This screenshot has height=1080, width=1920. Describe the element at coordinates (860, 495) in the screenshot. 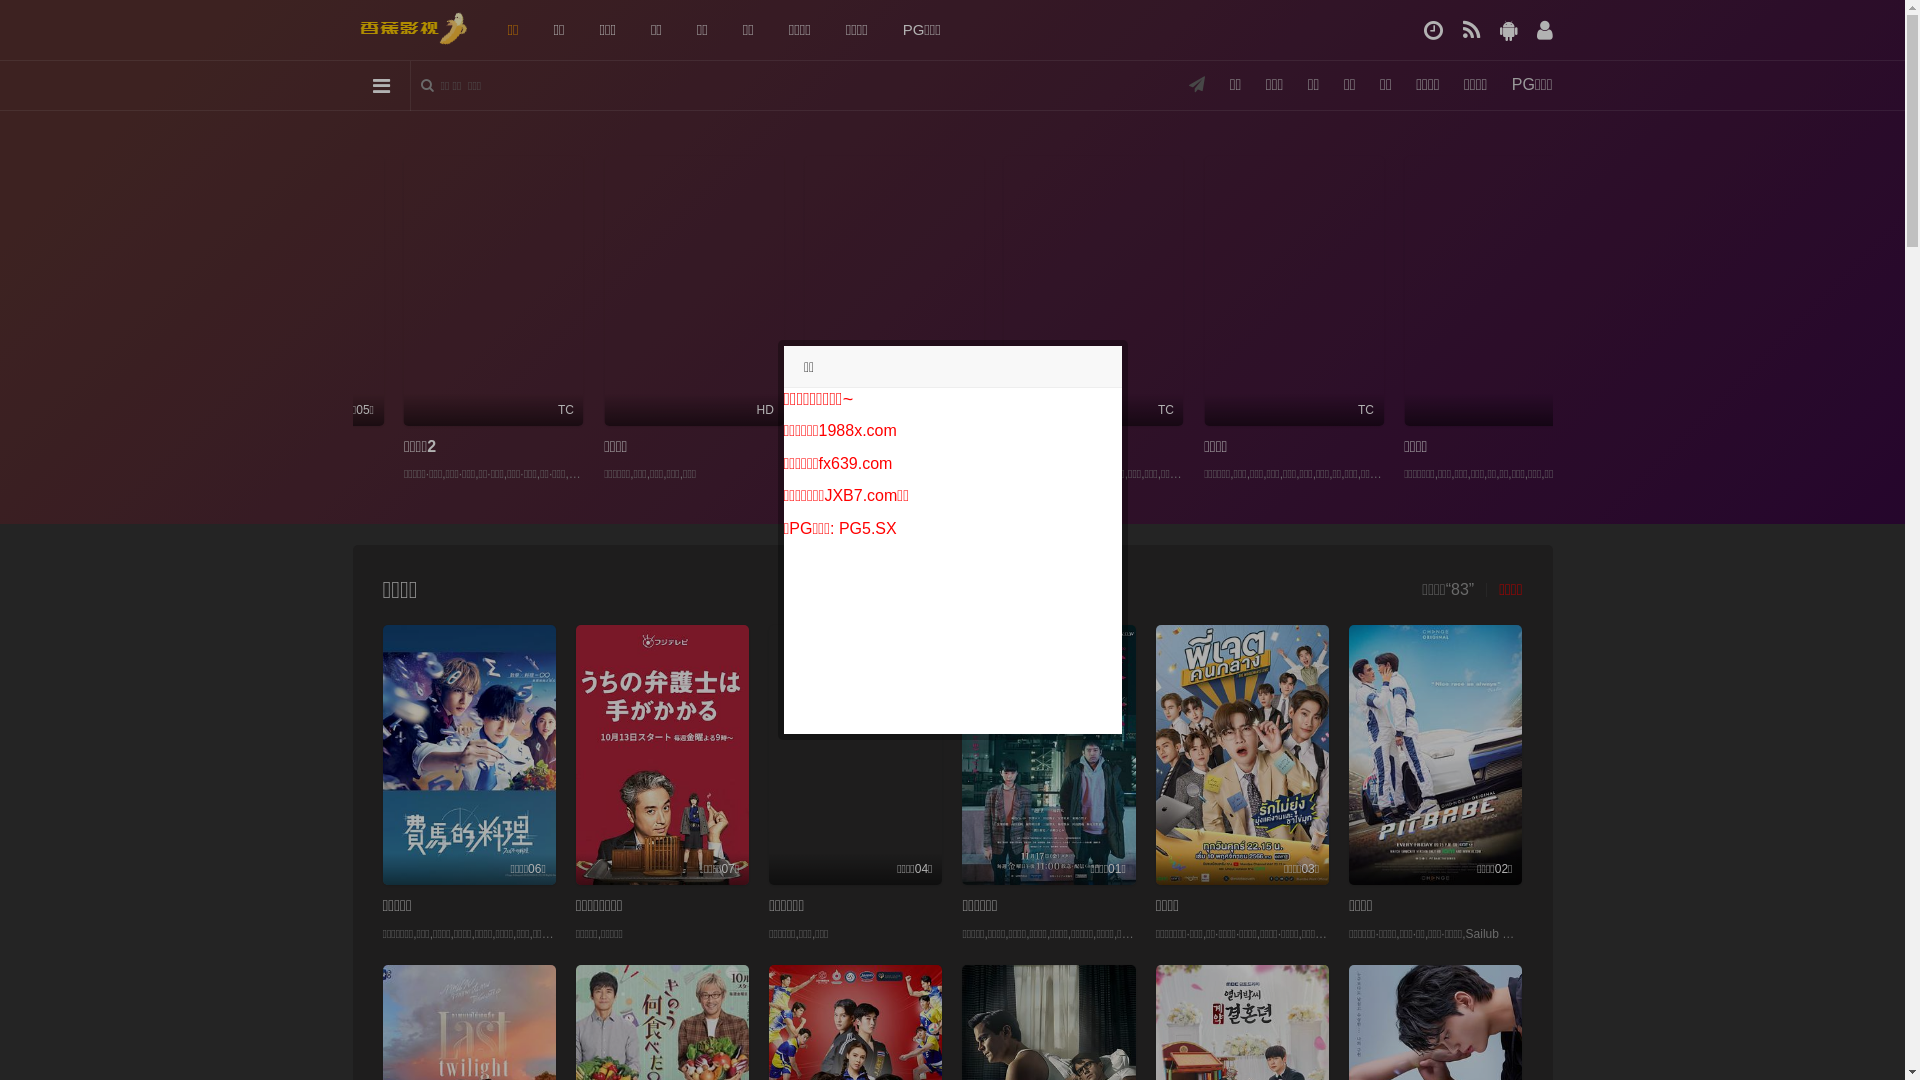

I see `'JXB7.com'` at that location.